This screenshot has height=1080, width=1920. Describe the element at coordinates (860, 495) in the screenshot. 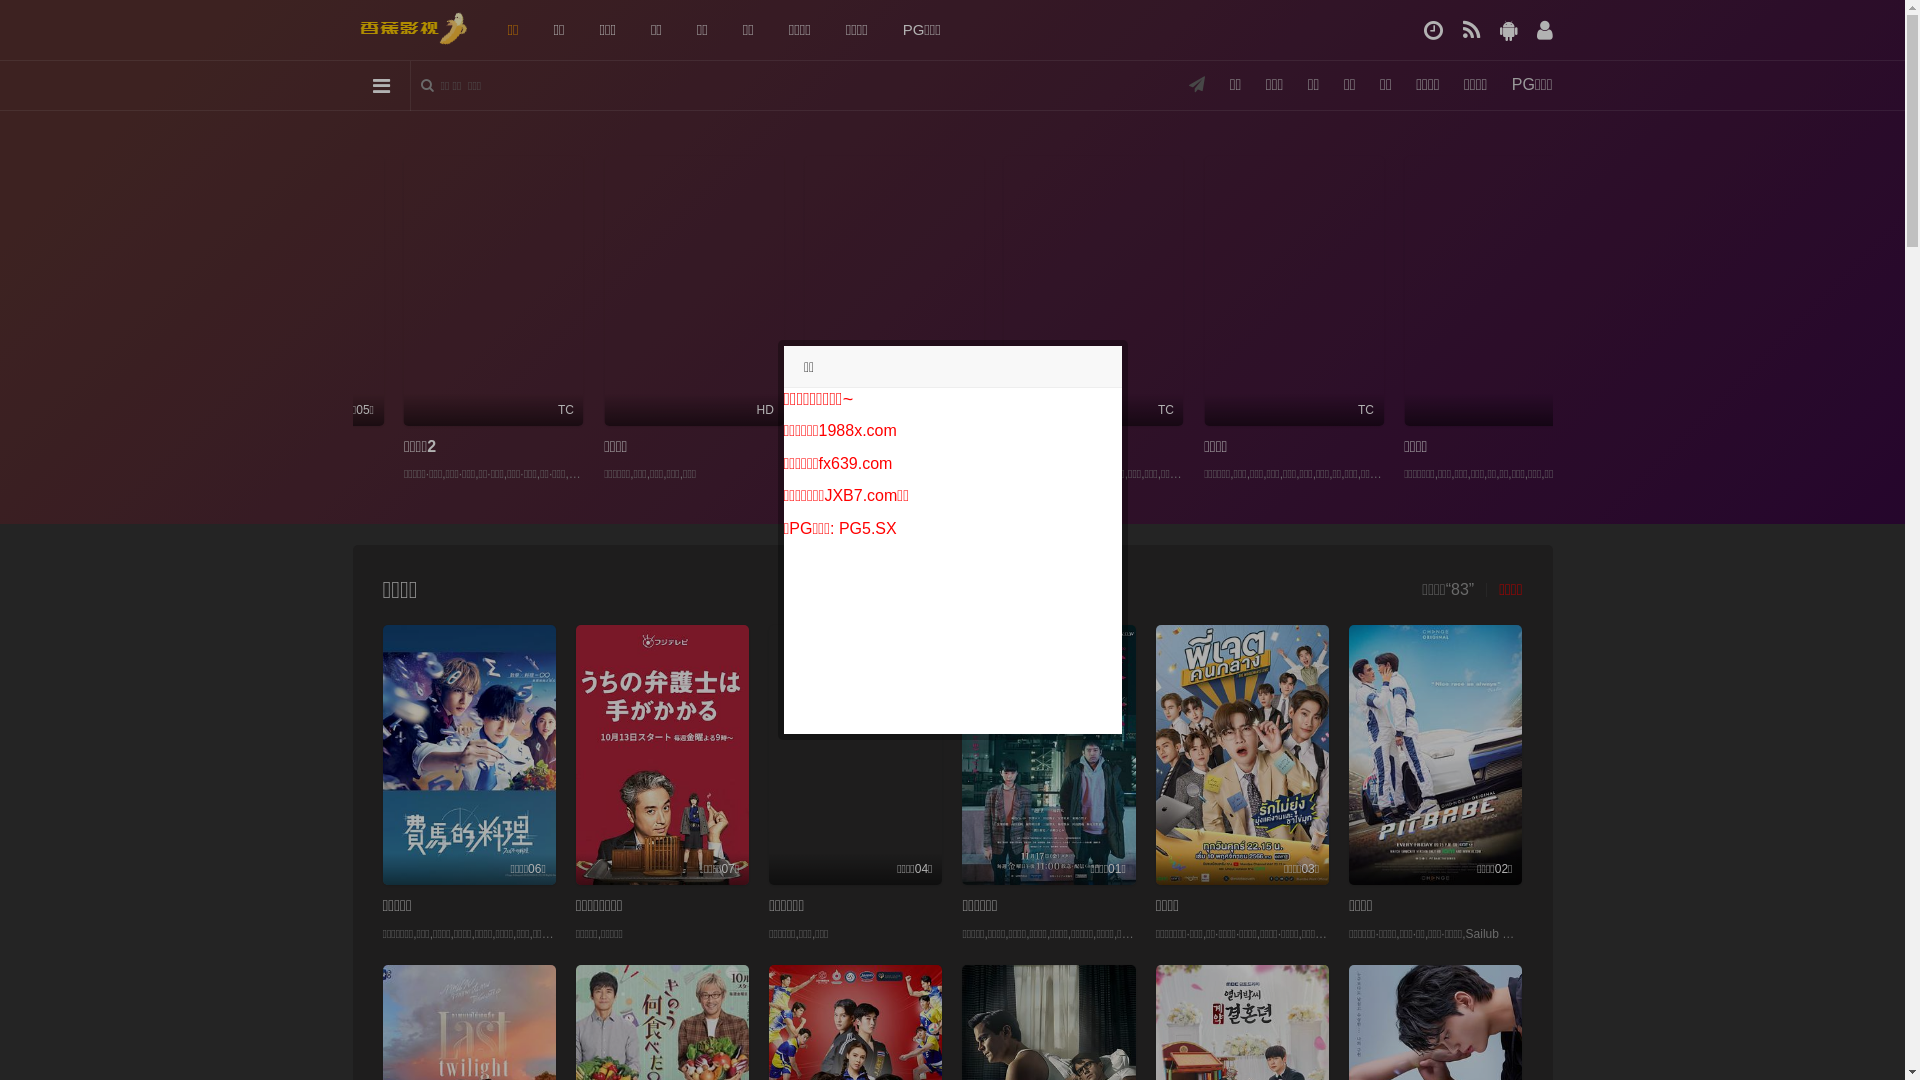

I see `'JXB7.com'` at that location.